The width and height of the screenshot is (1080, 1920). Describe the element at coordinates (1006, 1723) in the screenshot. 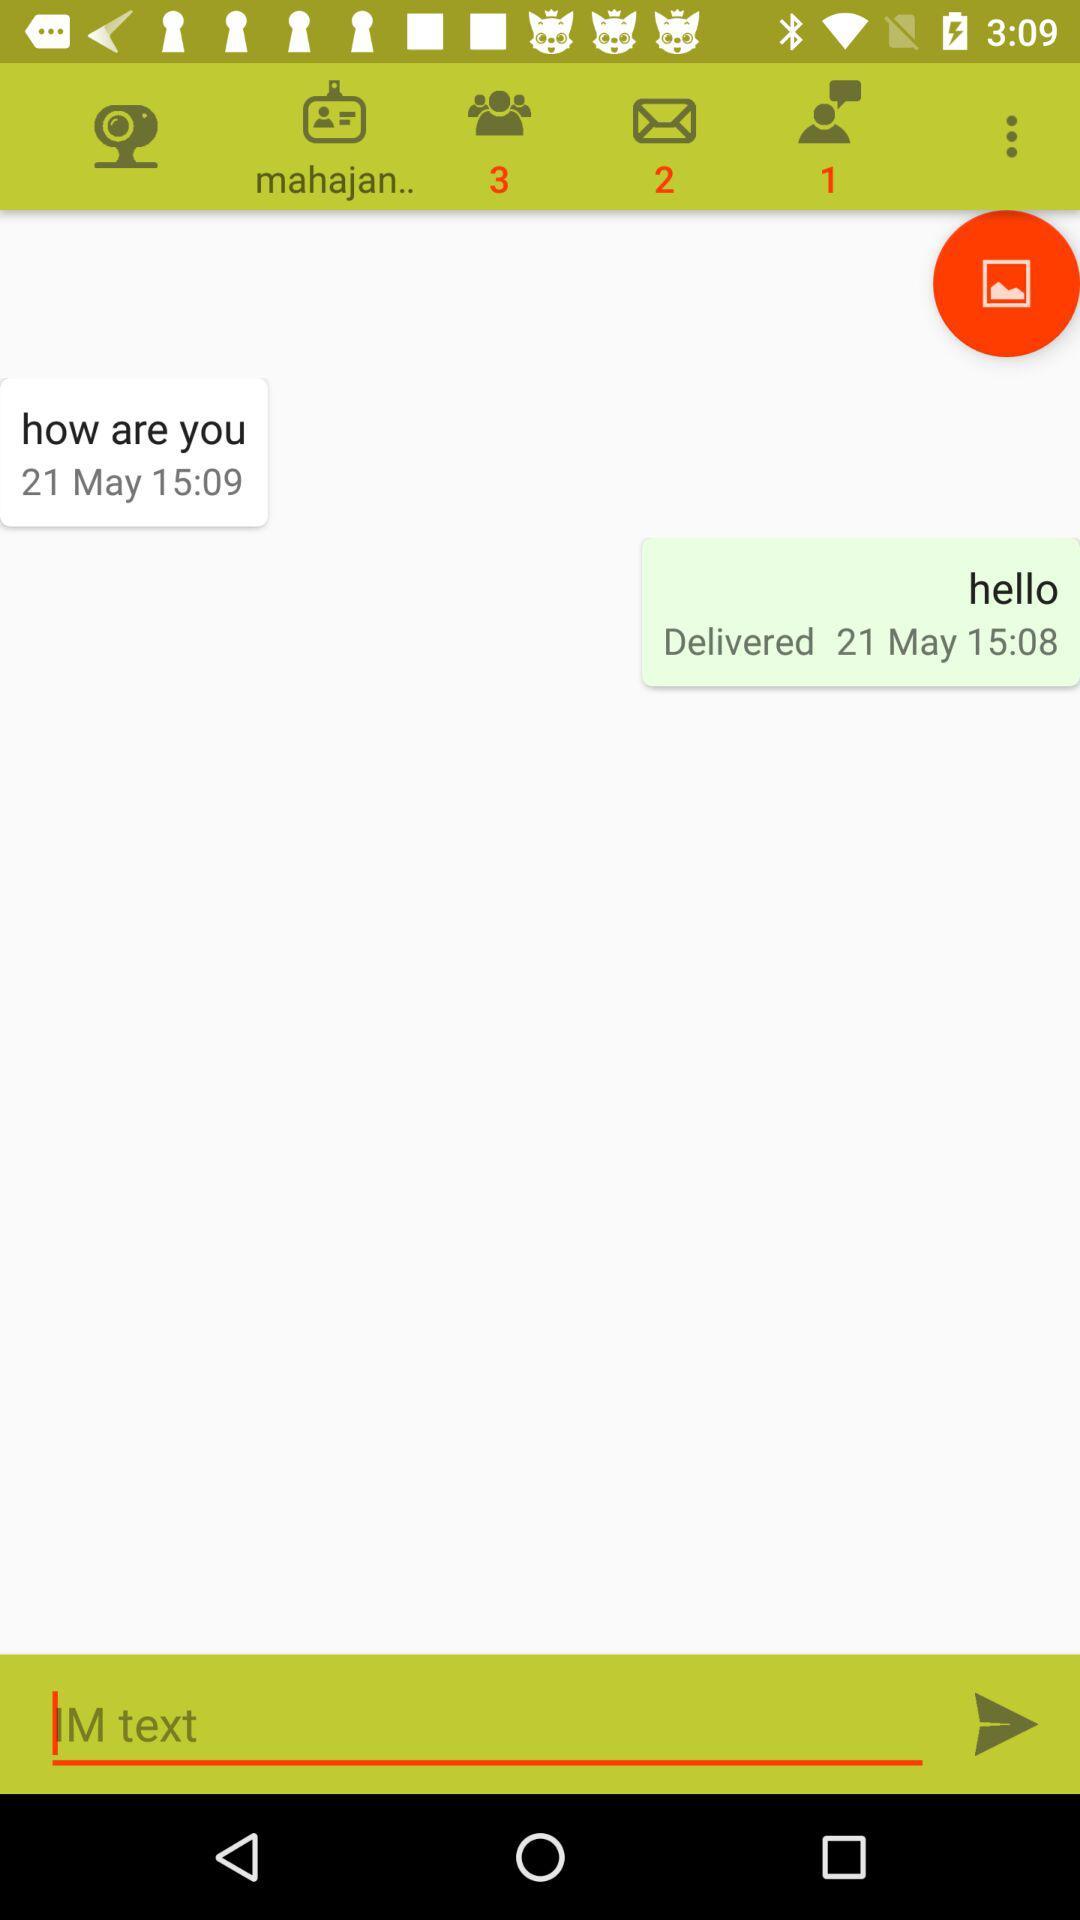

I see `the send icon` at that location.